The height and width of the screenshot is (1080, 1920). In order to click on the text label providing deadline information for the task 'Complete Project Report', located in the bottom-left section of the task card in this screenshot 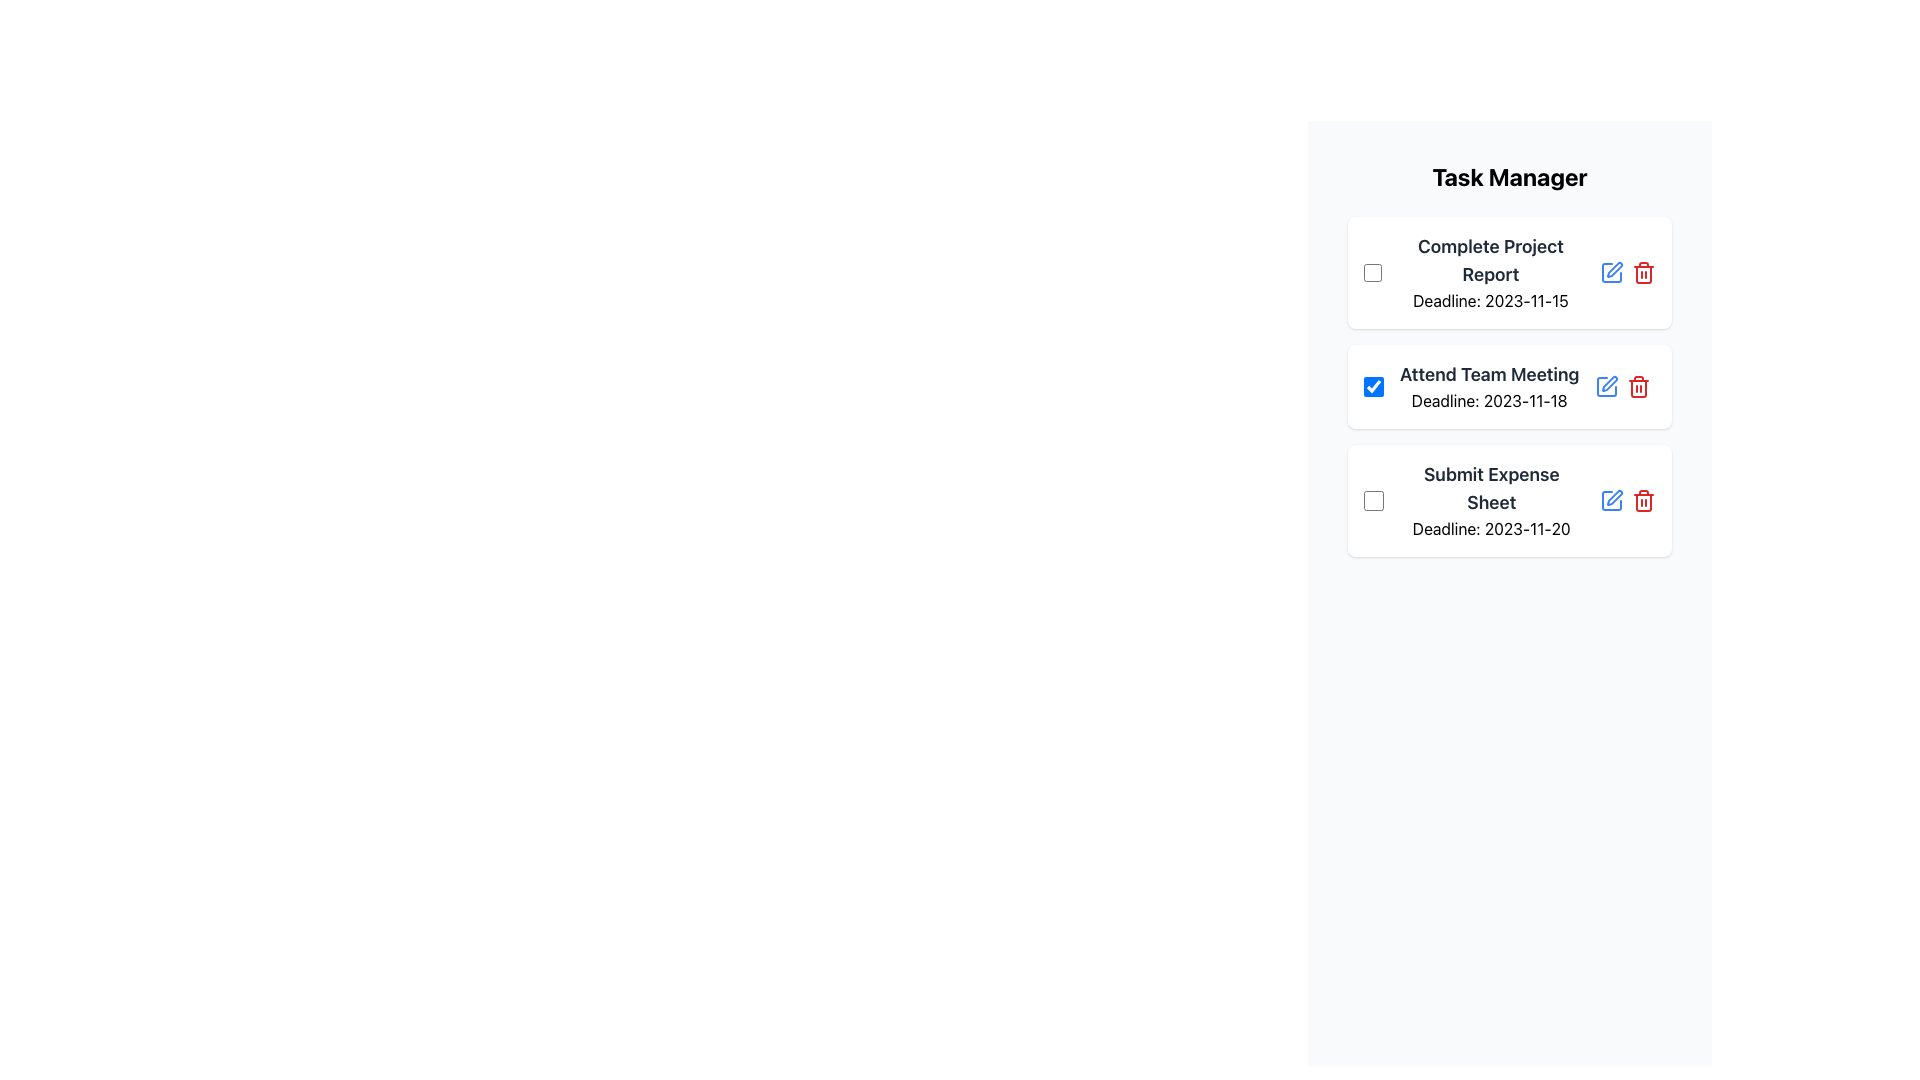, I will do `click(1491, 300)`.